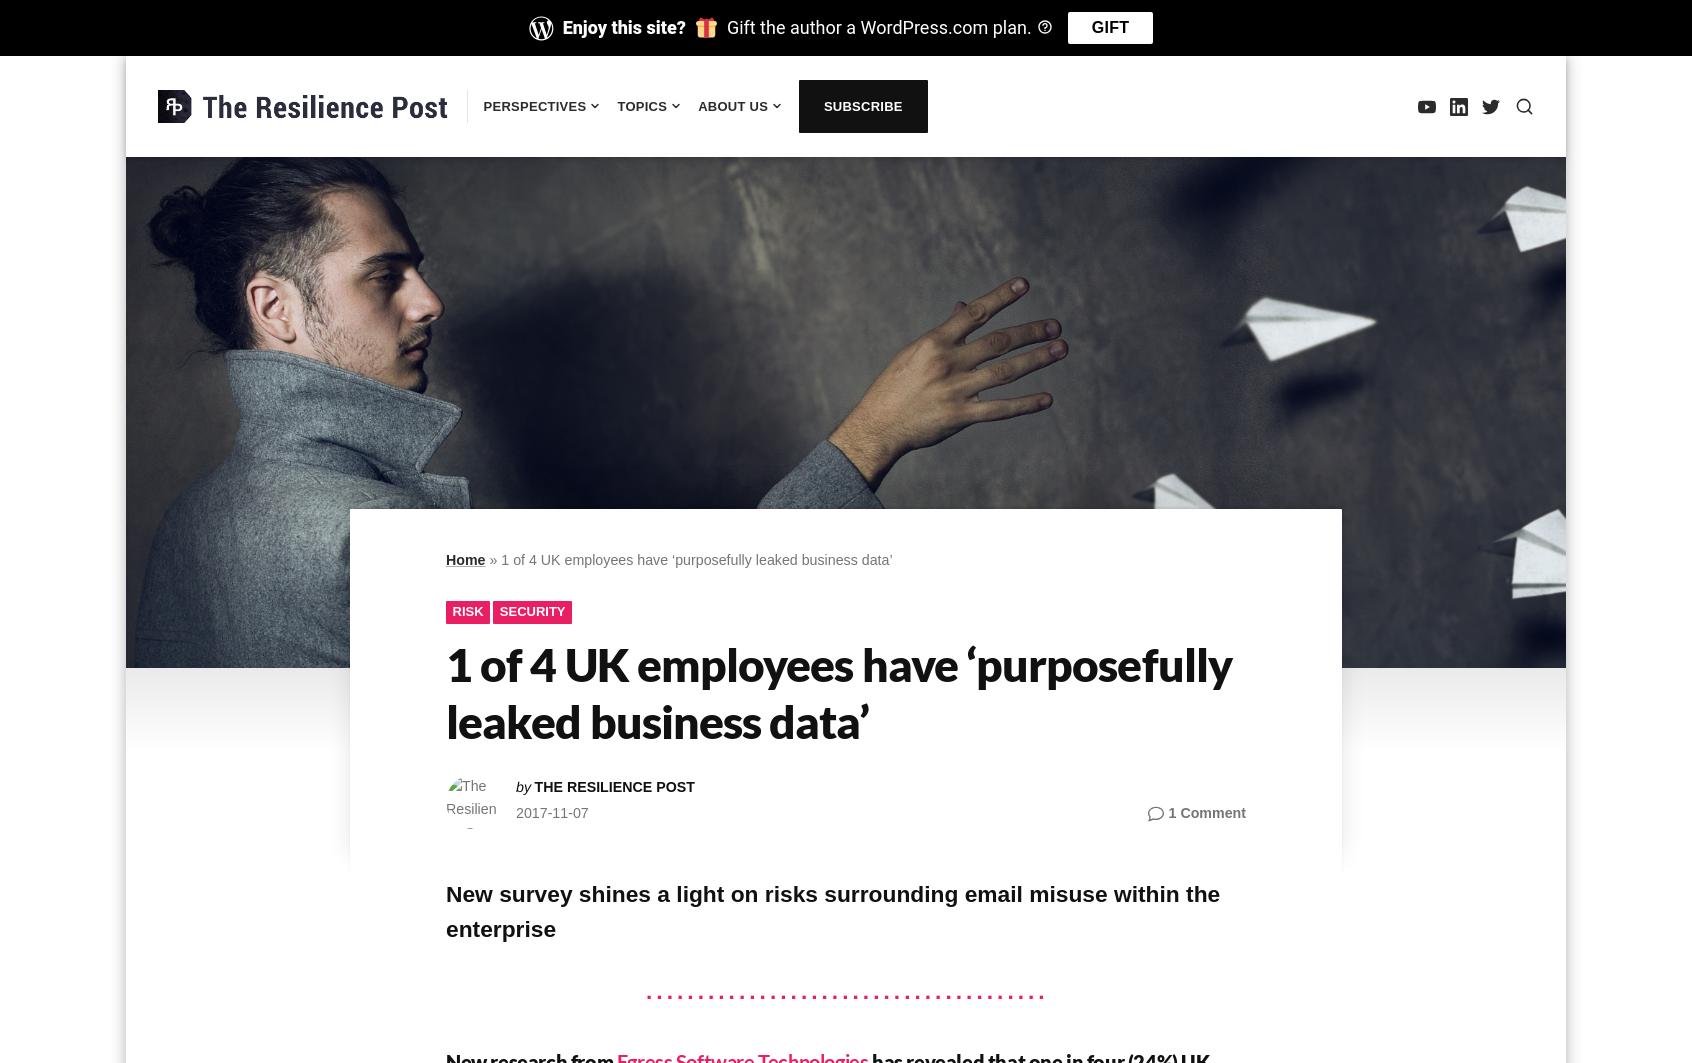  I want to click on 'Risk', so click(466, 609).